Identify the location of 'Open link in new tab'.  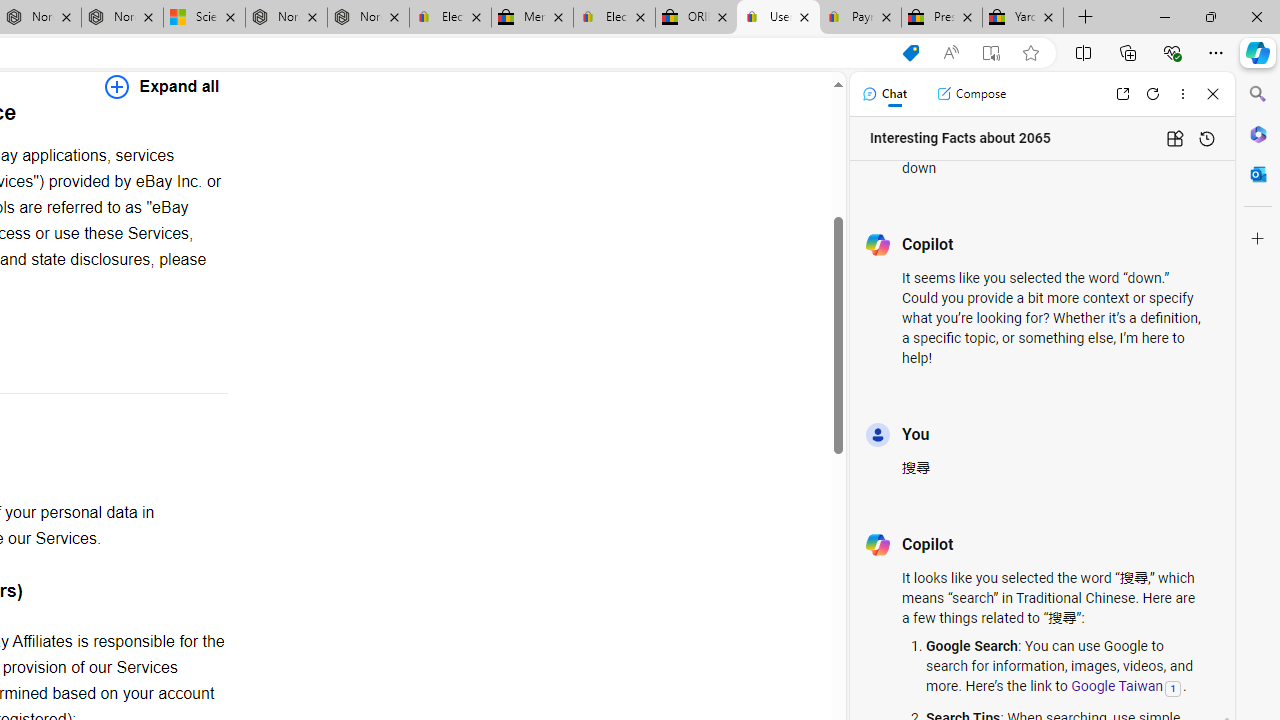
(1122, 93).